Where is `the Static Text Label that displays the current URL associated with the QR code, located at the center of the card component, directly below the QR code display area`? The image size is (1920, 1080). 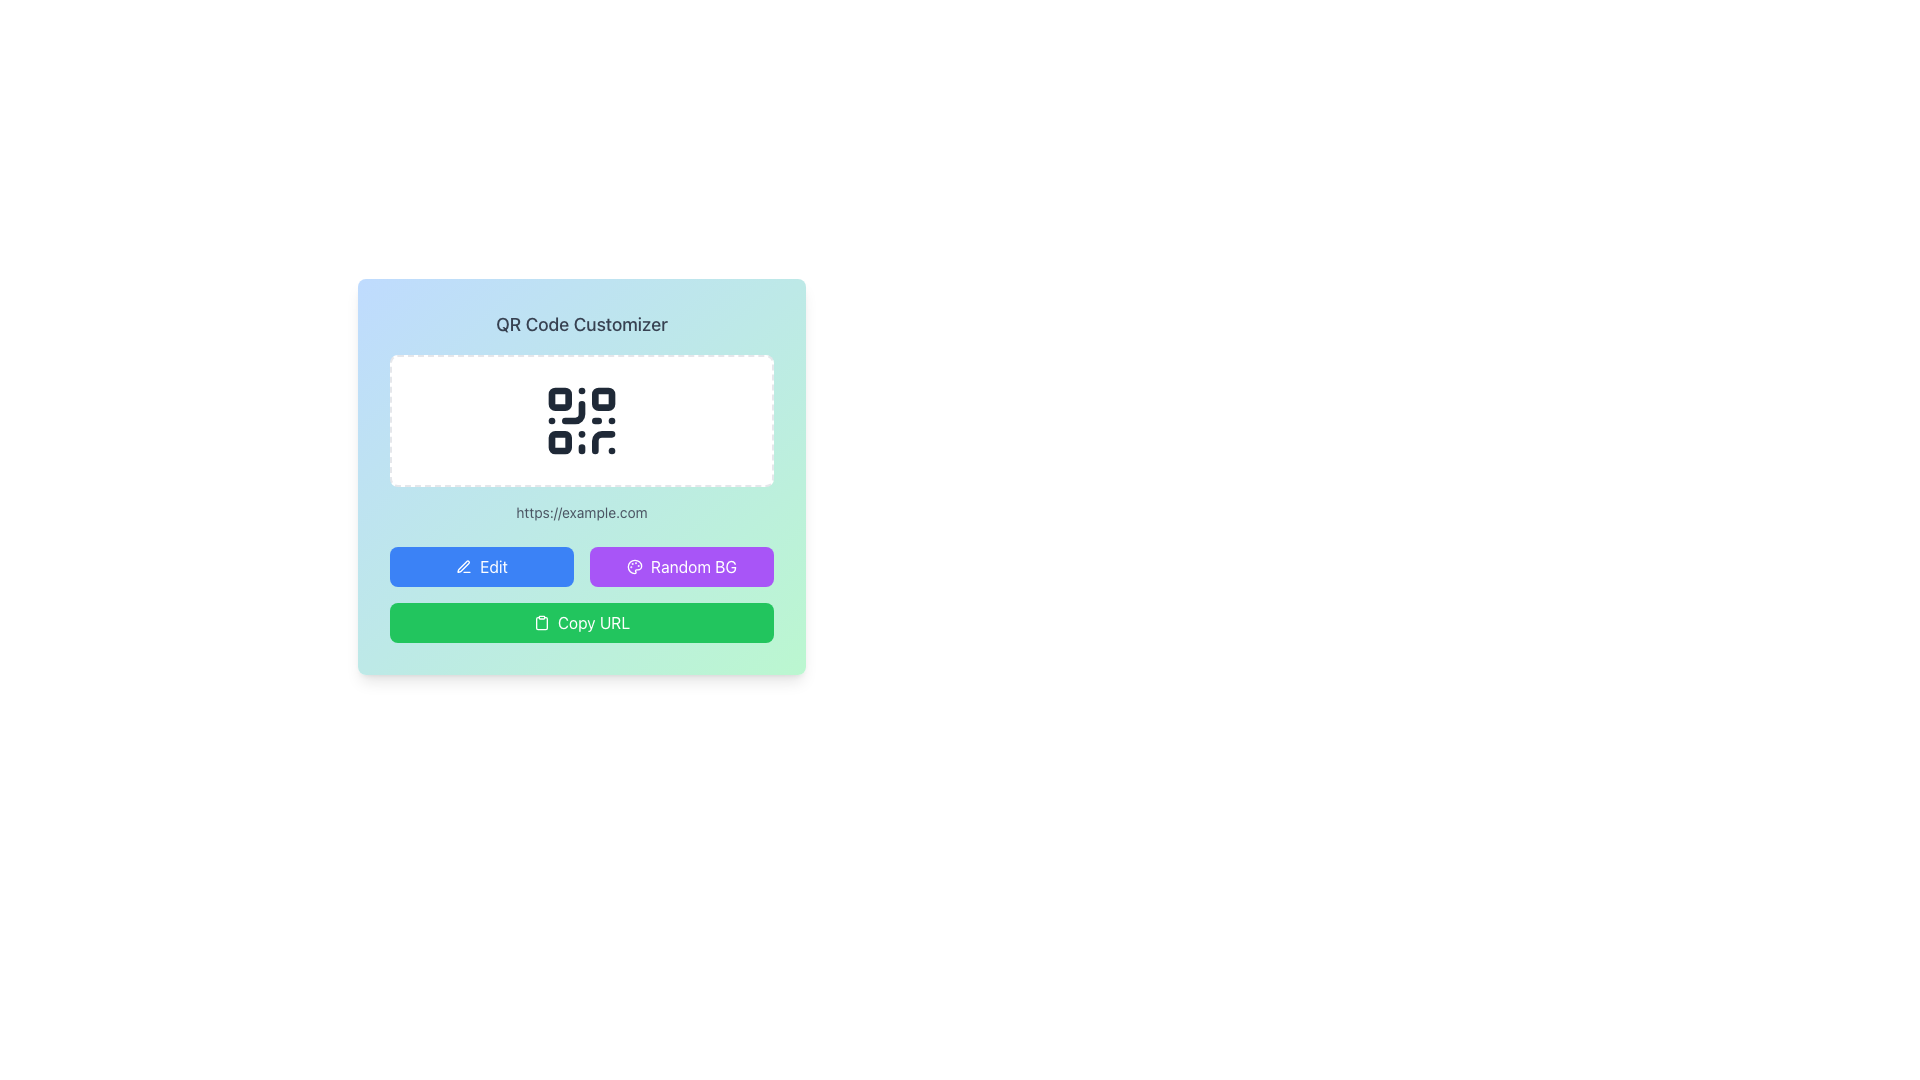
the Static Text Label that displays the current URL associated with the QR code, located at the center of the card component, directly below the QR code display area is located at coordinates (580, 512).